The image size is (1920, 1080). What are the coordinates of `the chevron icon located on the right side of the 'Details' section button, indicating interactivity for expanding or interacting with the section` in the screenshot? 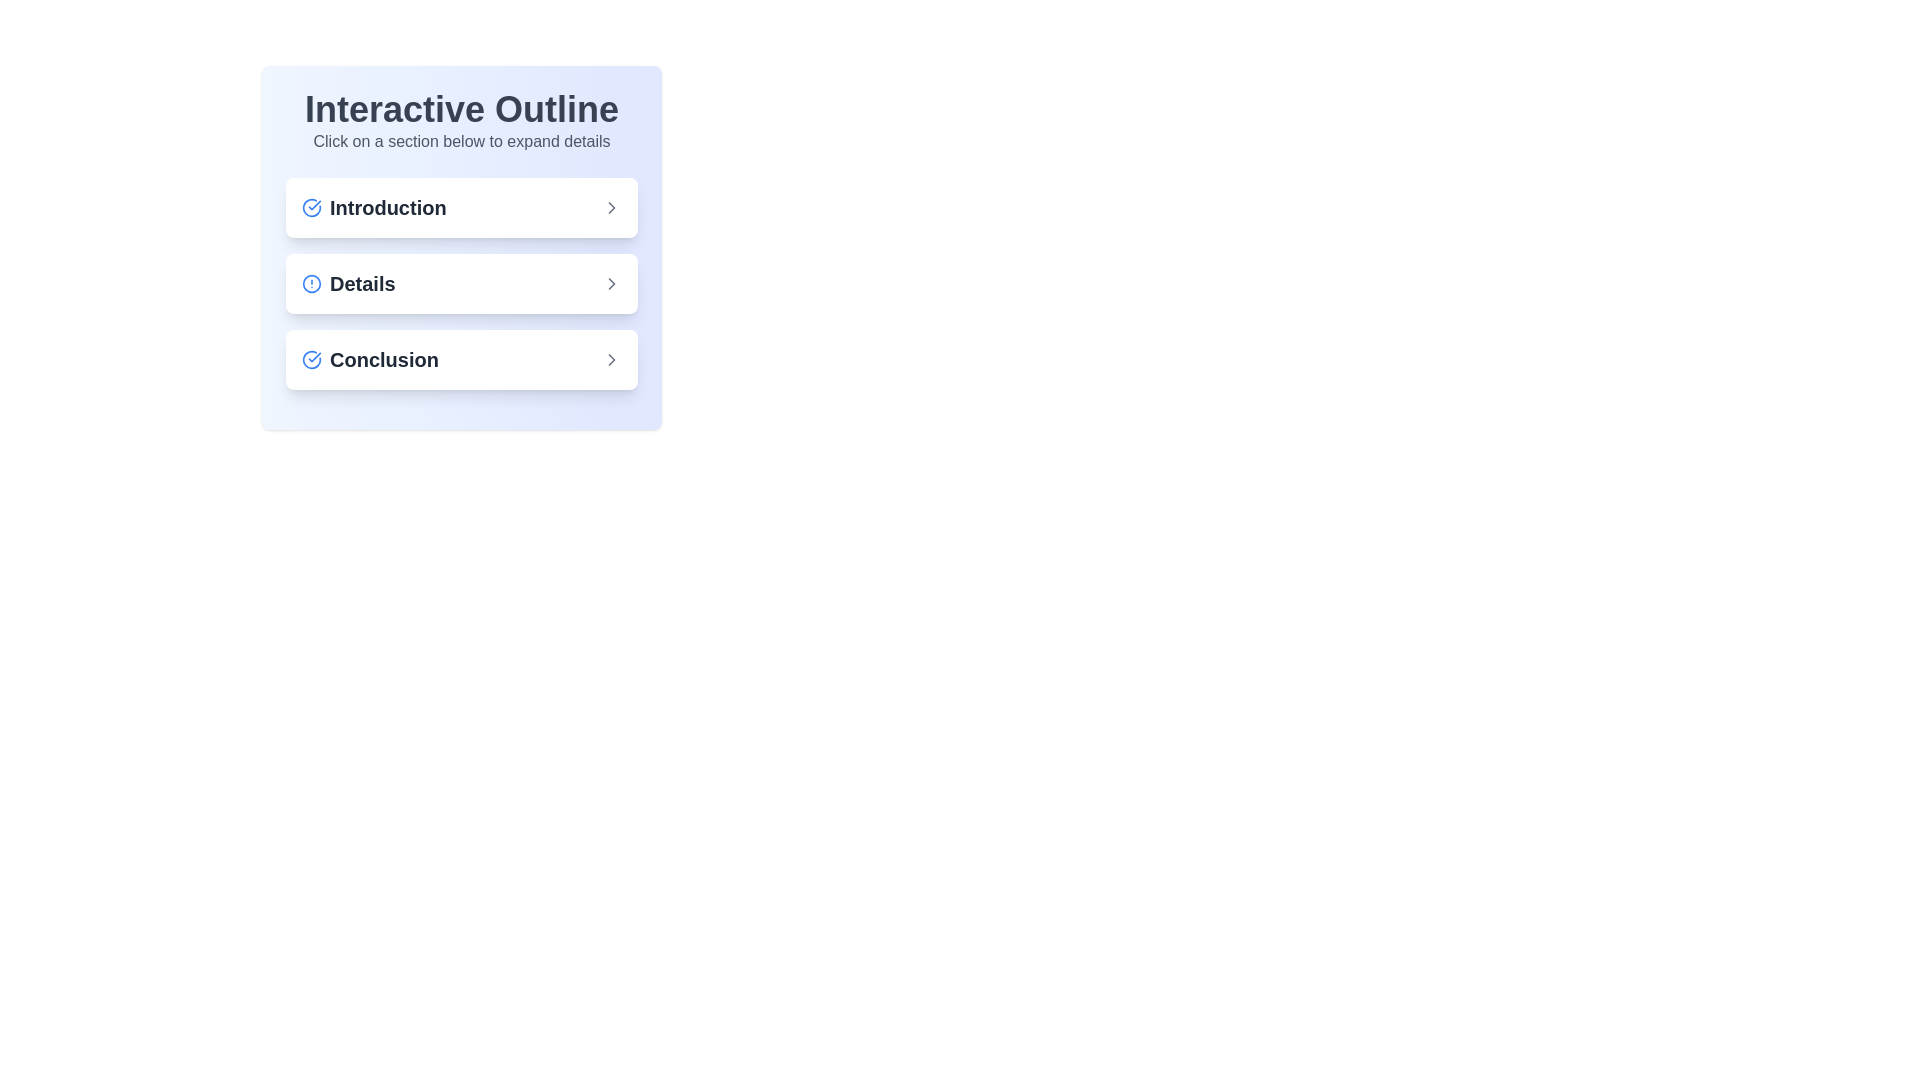 It's located at (610, 284).